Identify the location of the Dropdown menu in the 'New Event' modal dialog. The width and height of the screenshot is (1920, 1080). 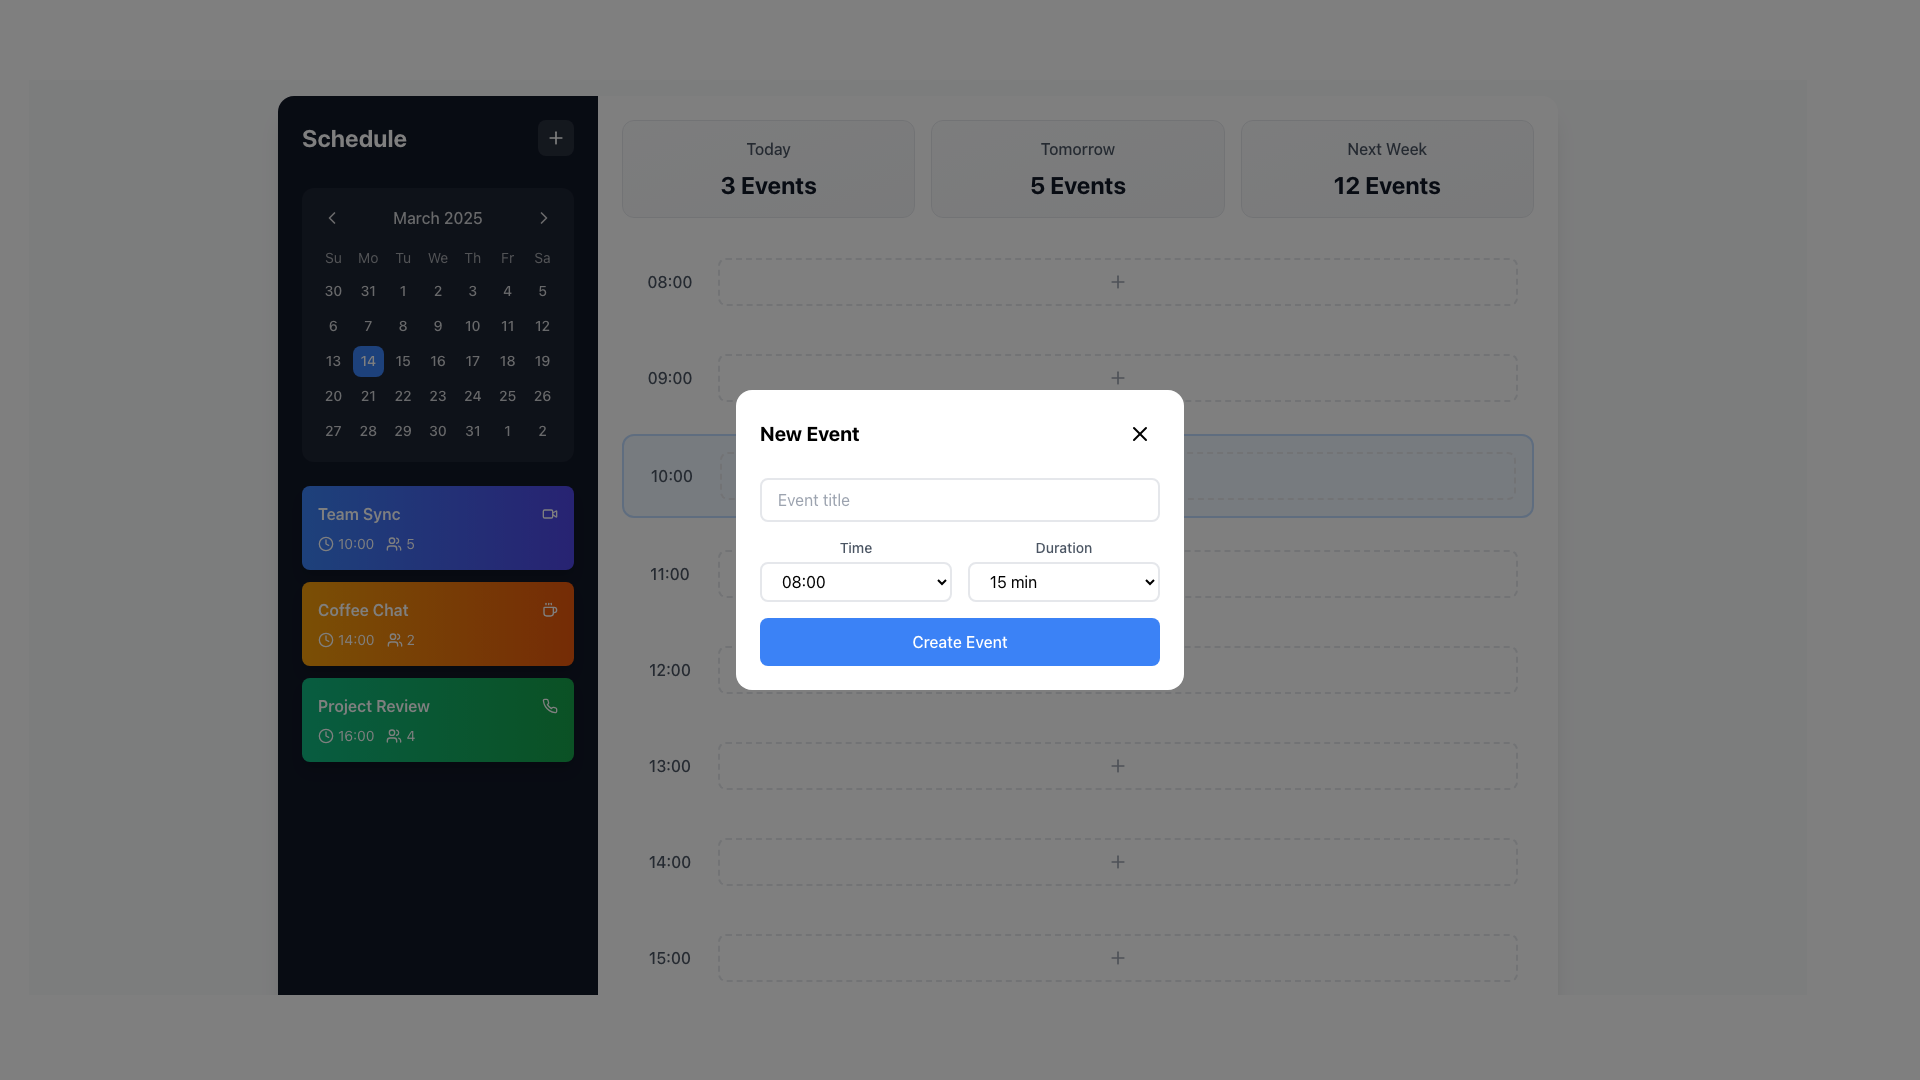
(1063, 582).